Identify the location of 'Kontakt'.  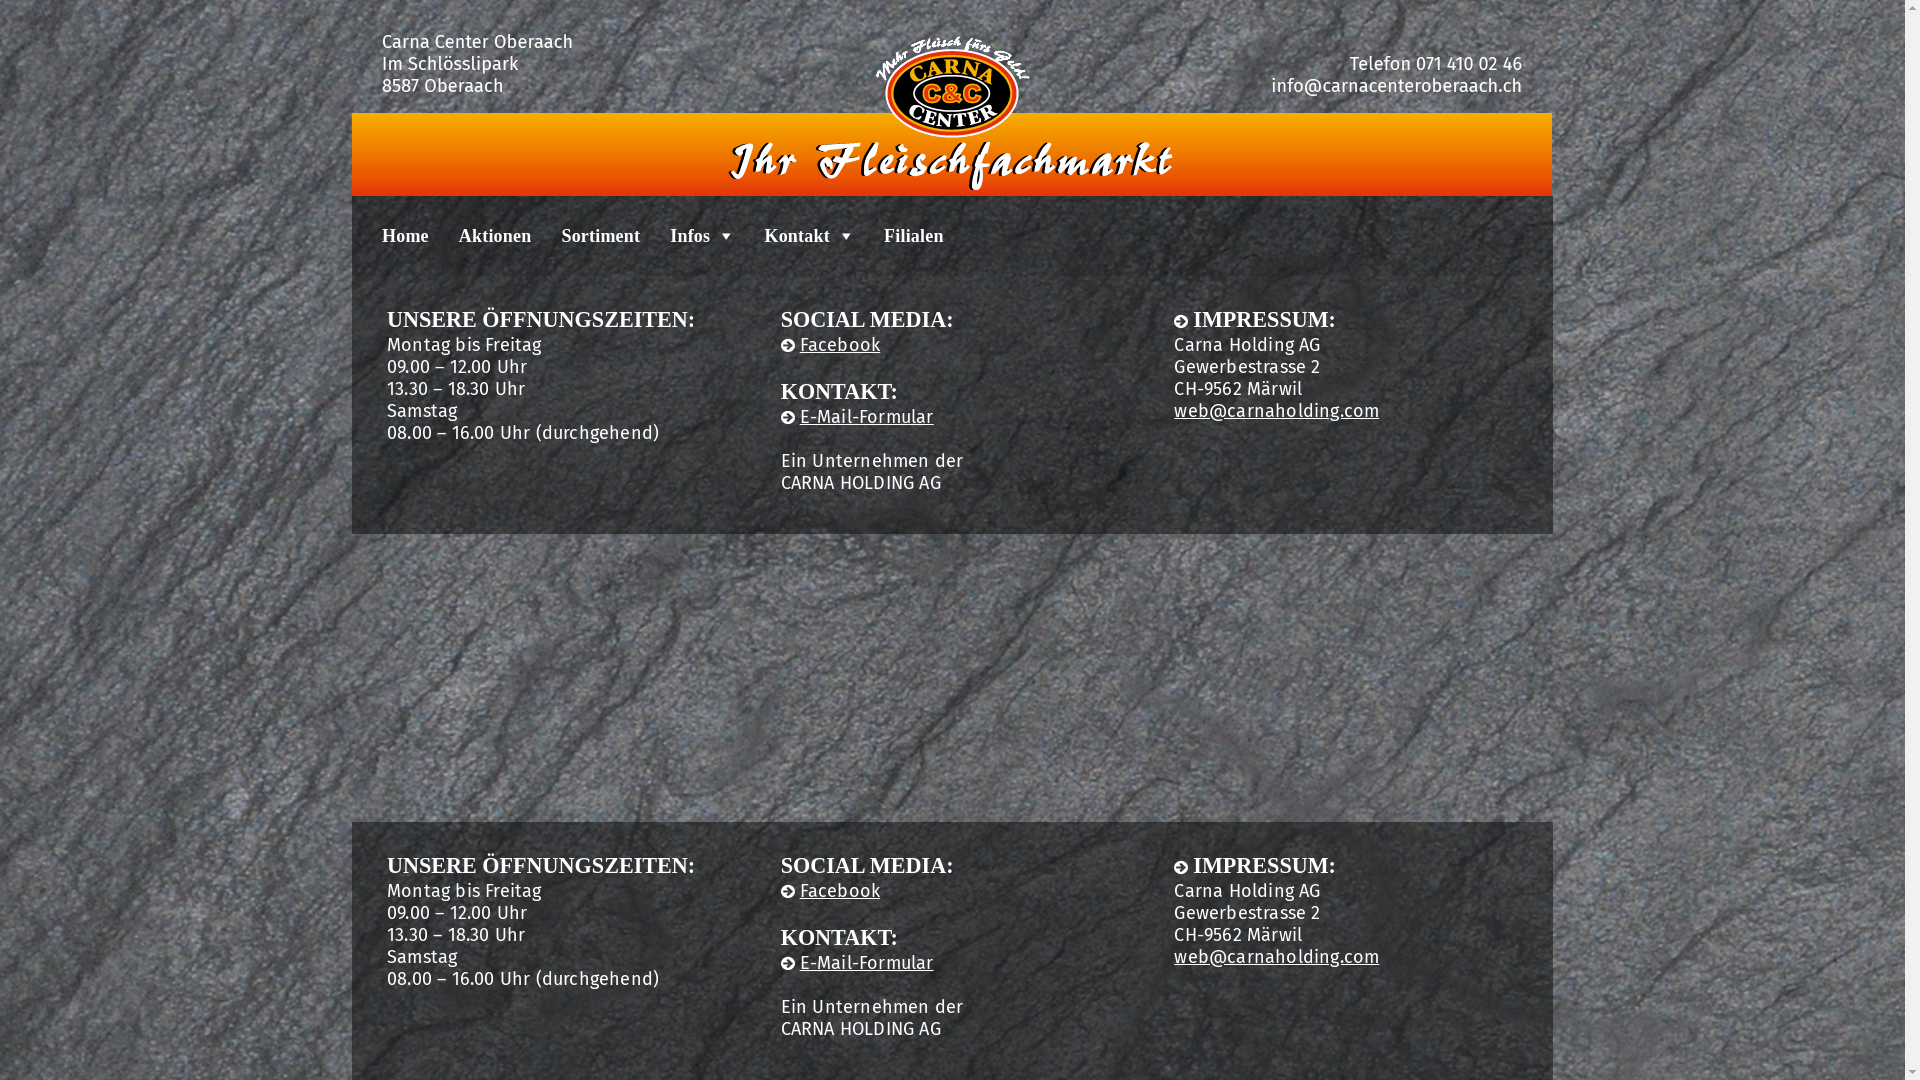
(792, 234).